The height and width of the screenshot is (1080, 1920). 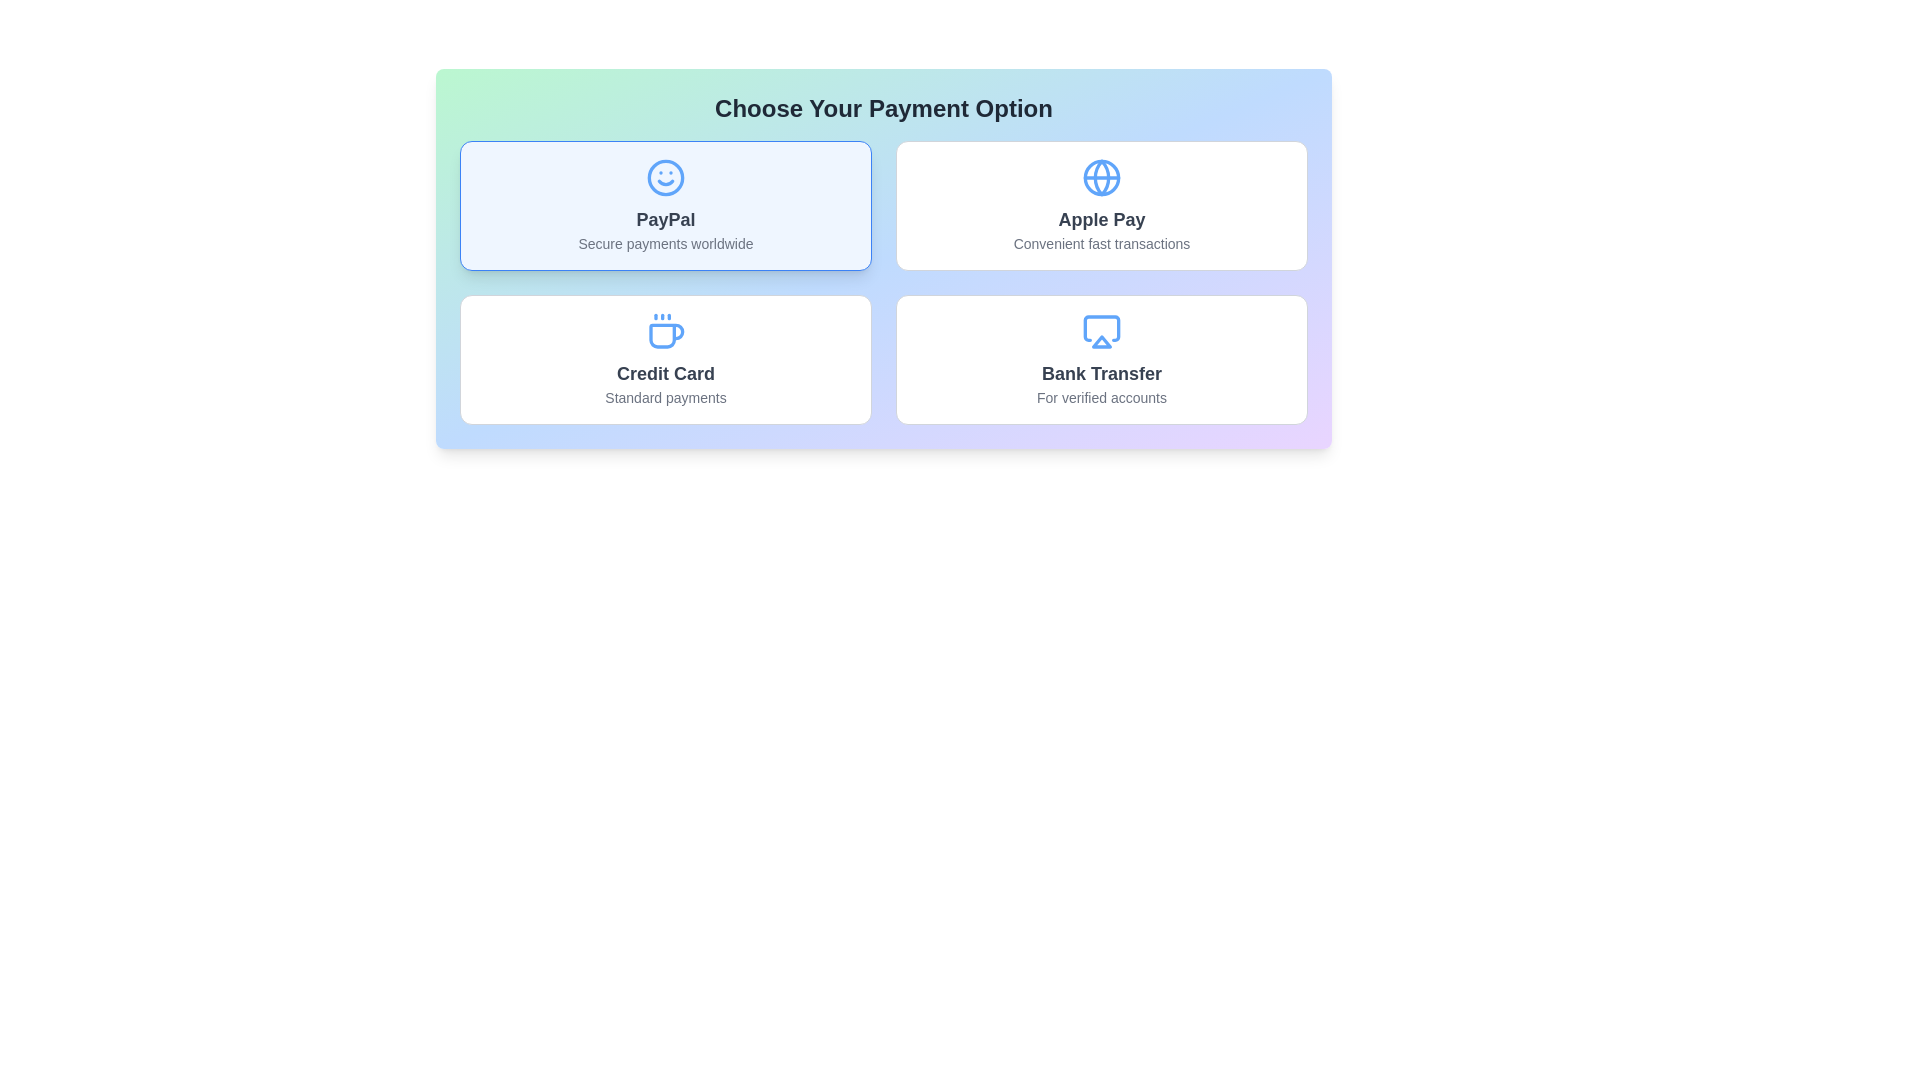 What do you see at coordinates (1101, 242) in the screenshot?
I see `the static text label that provides details about the 'Apple Pay' payment method, located within the 'Apple Pay' payment option card` at bounding box center [1101, 242].